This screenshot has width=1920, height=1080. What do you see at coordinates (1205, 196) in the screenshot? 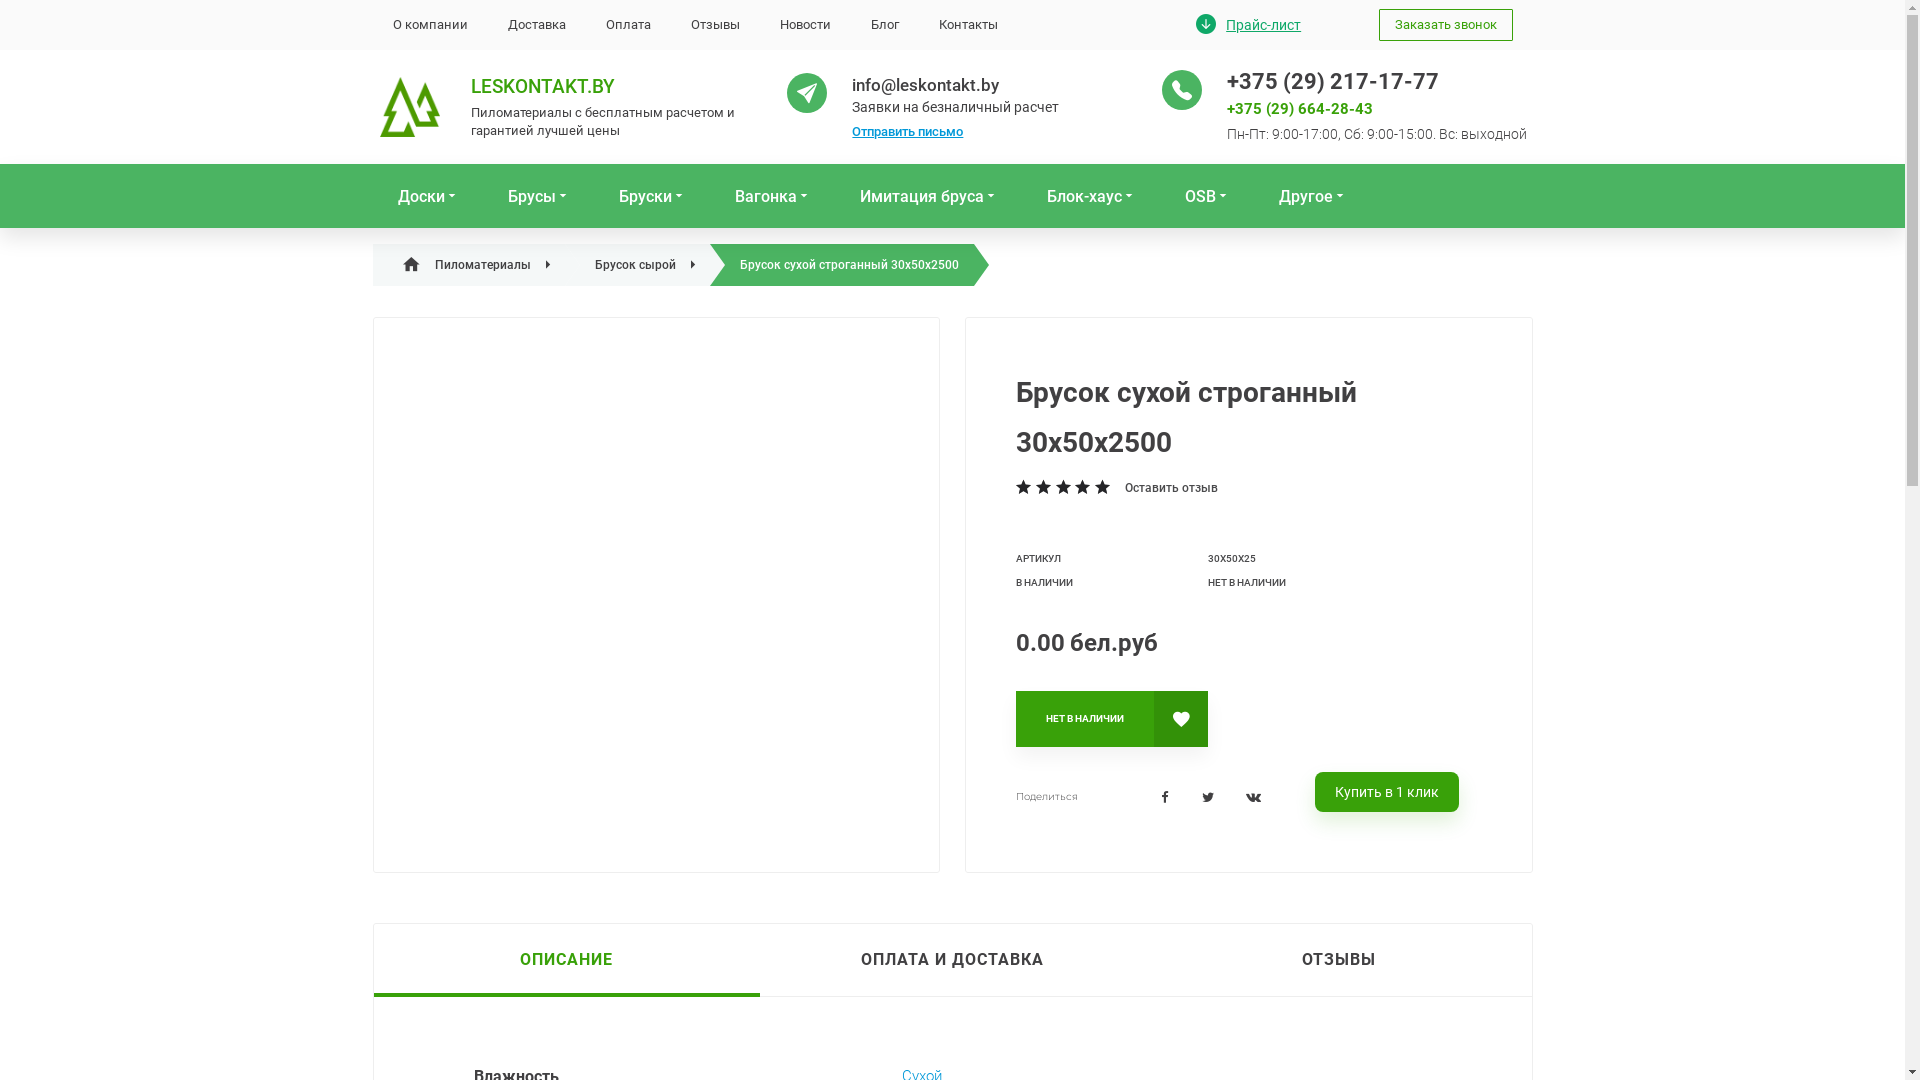
I see `'OSB'` at bounding box center [1205, 196].